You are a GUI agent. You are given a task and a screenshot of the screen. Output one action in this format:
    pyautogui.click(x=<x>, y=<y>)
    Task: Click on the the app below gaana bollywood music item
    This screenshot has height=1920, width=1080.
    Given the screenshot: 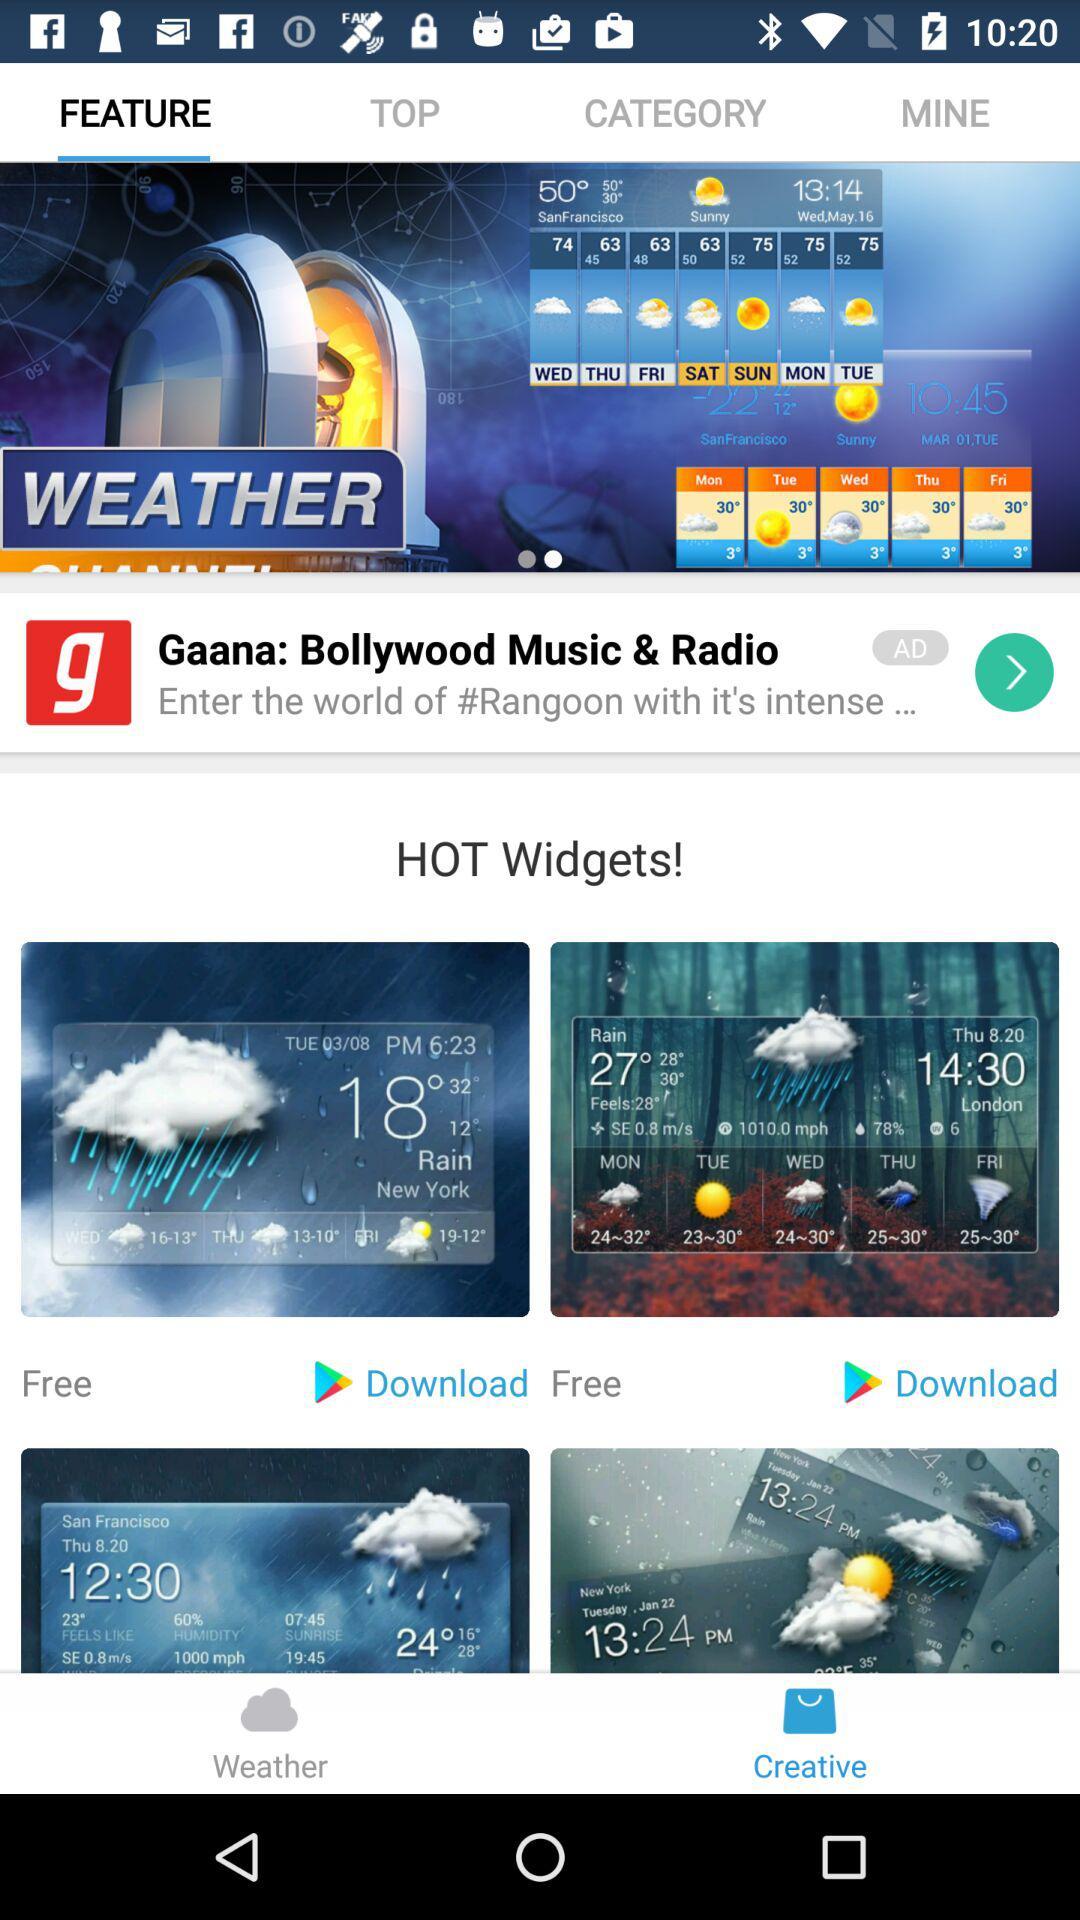 What is the action you would take?
    pyautogui.click(x=553, y=701)
    